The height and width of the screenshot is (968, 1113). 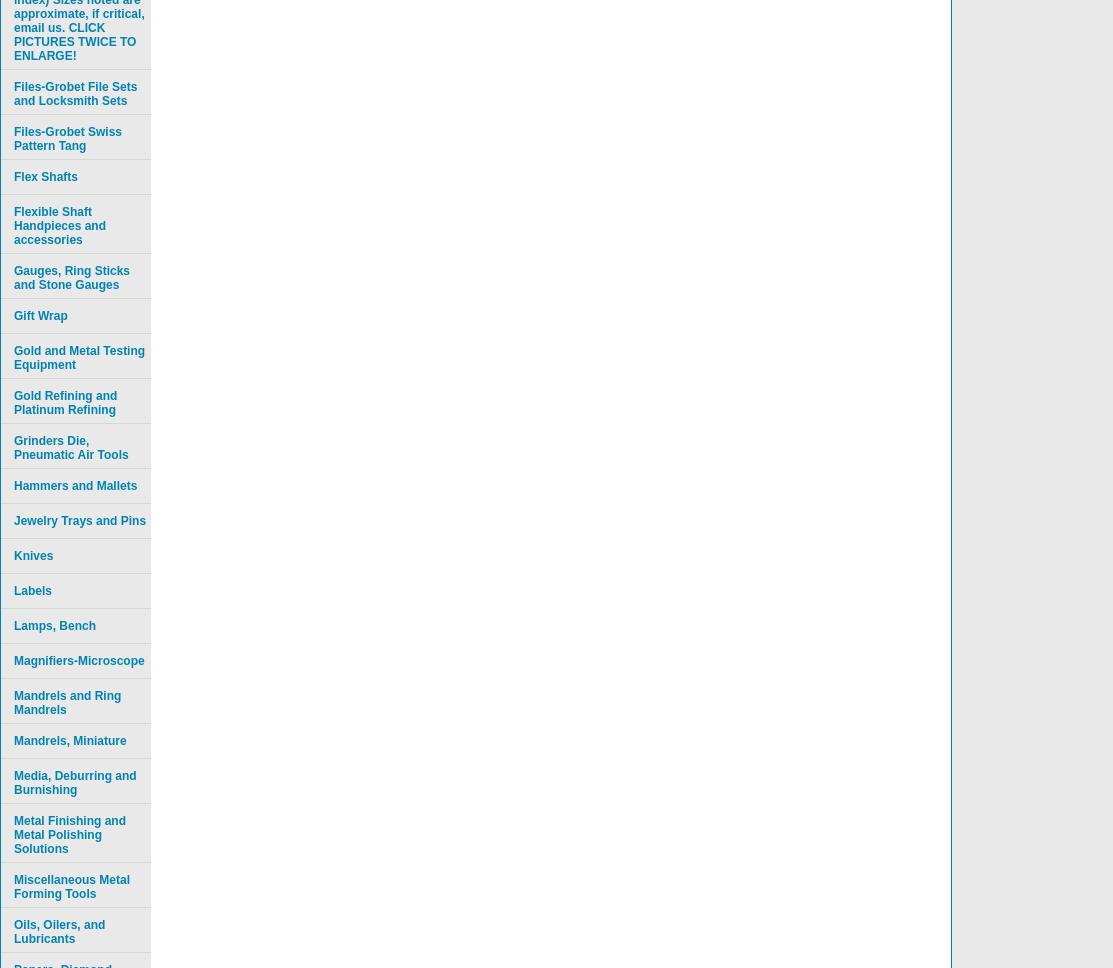 What do you see at coordinates (59, 225) in the screenshot?
I see `'Flexible Shaft Handpieces and accessories'` at bounding box center [59, 225].